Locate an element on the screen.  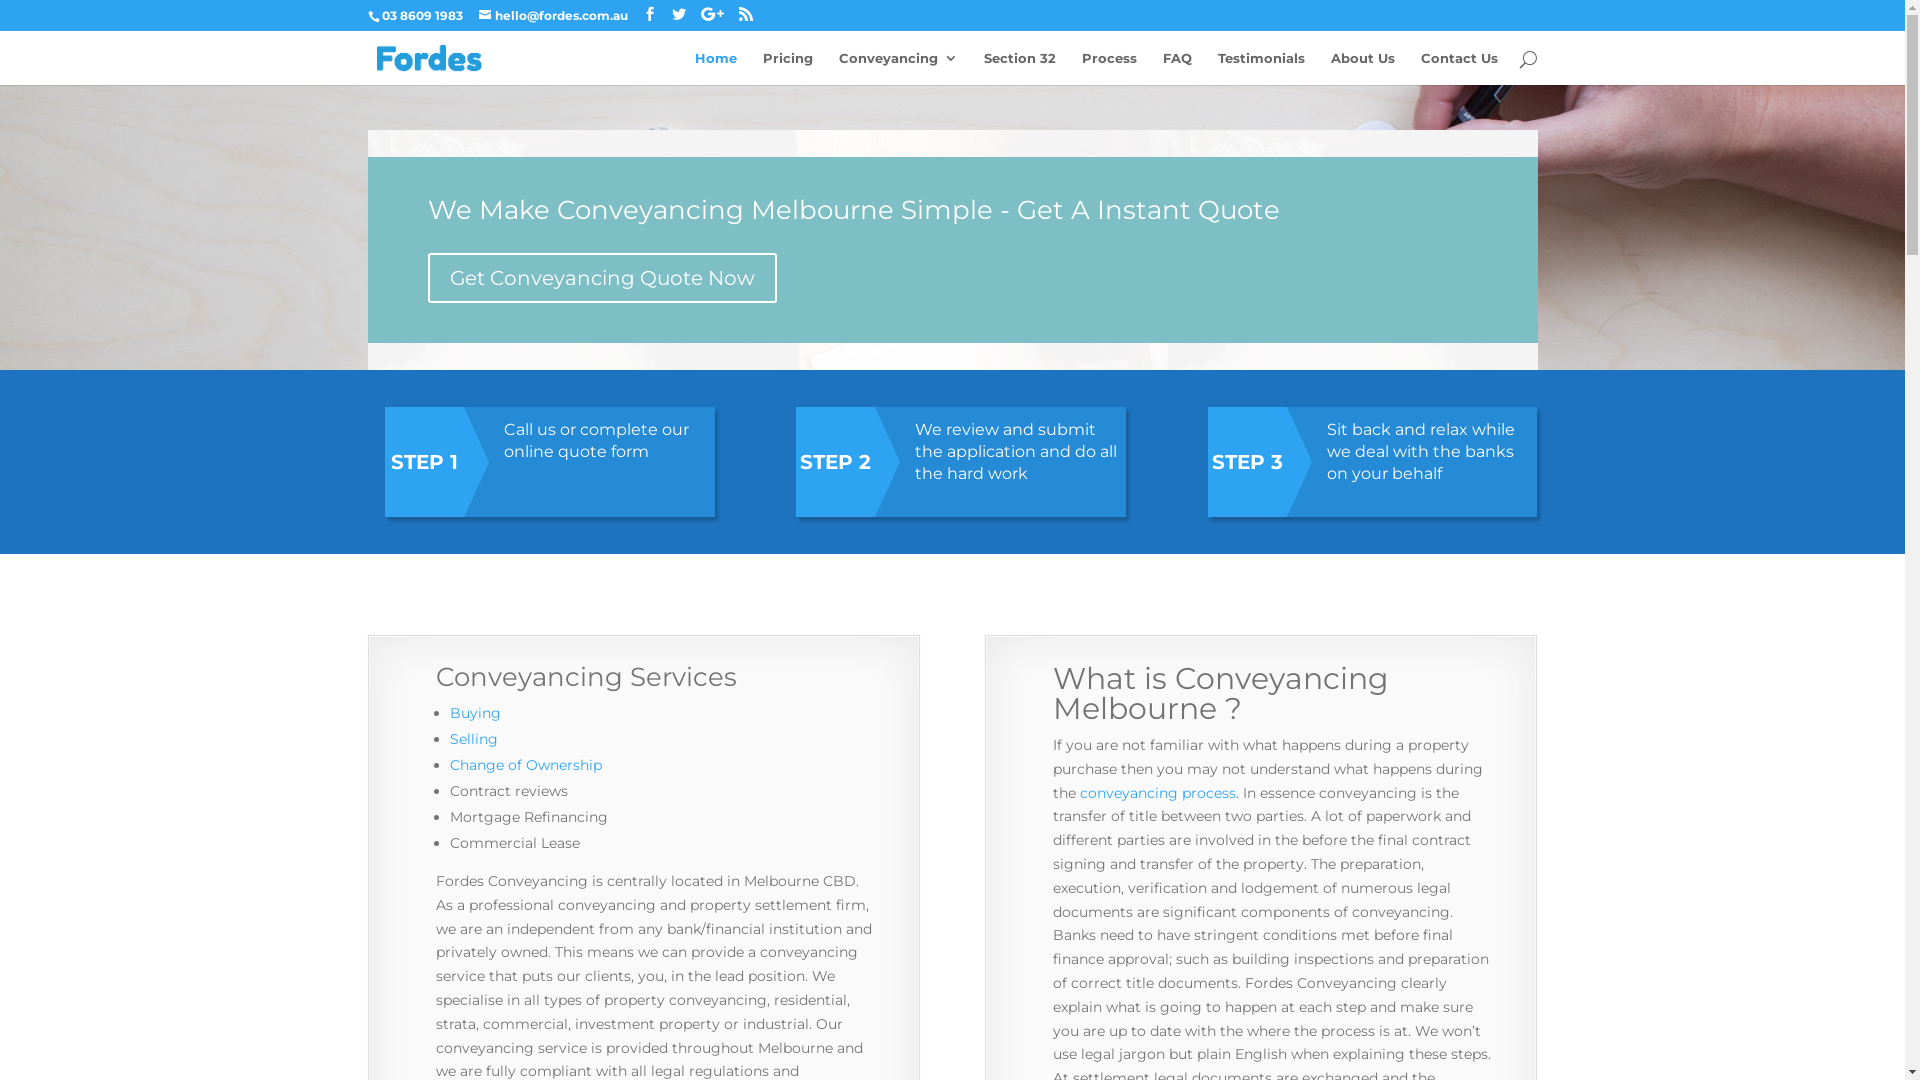
'Change of Ownership' is located at coordinates (526, 764).